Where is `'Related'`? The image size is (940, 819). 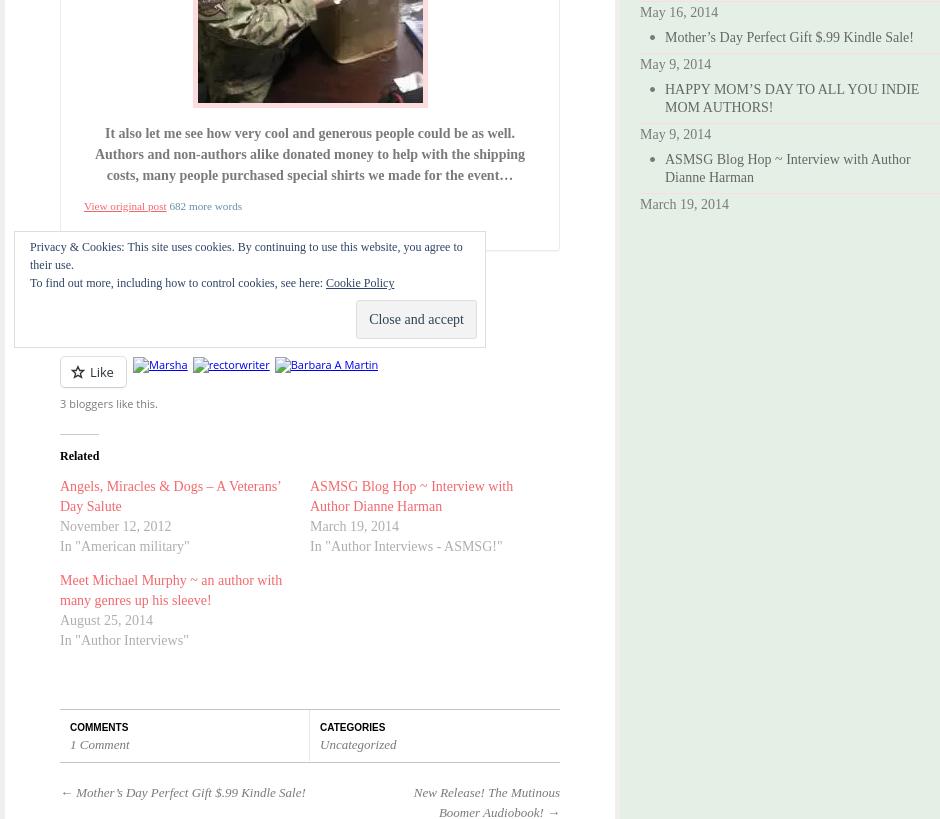 'Related' is located at coordinates (58, 455).